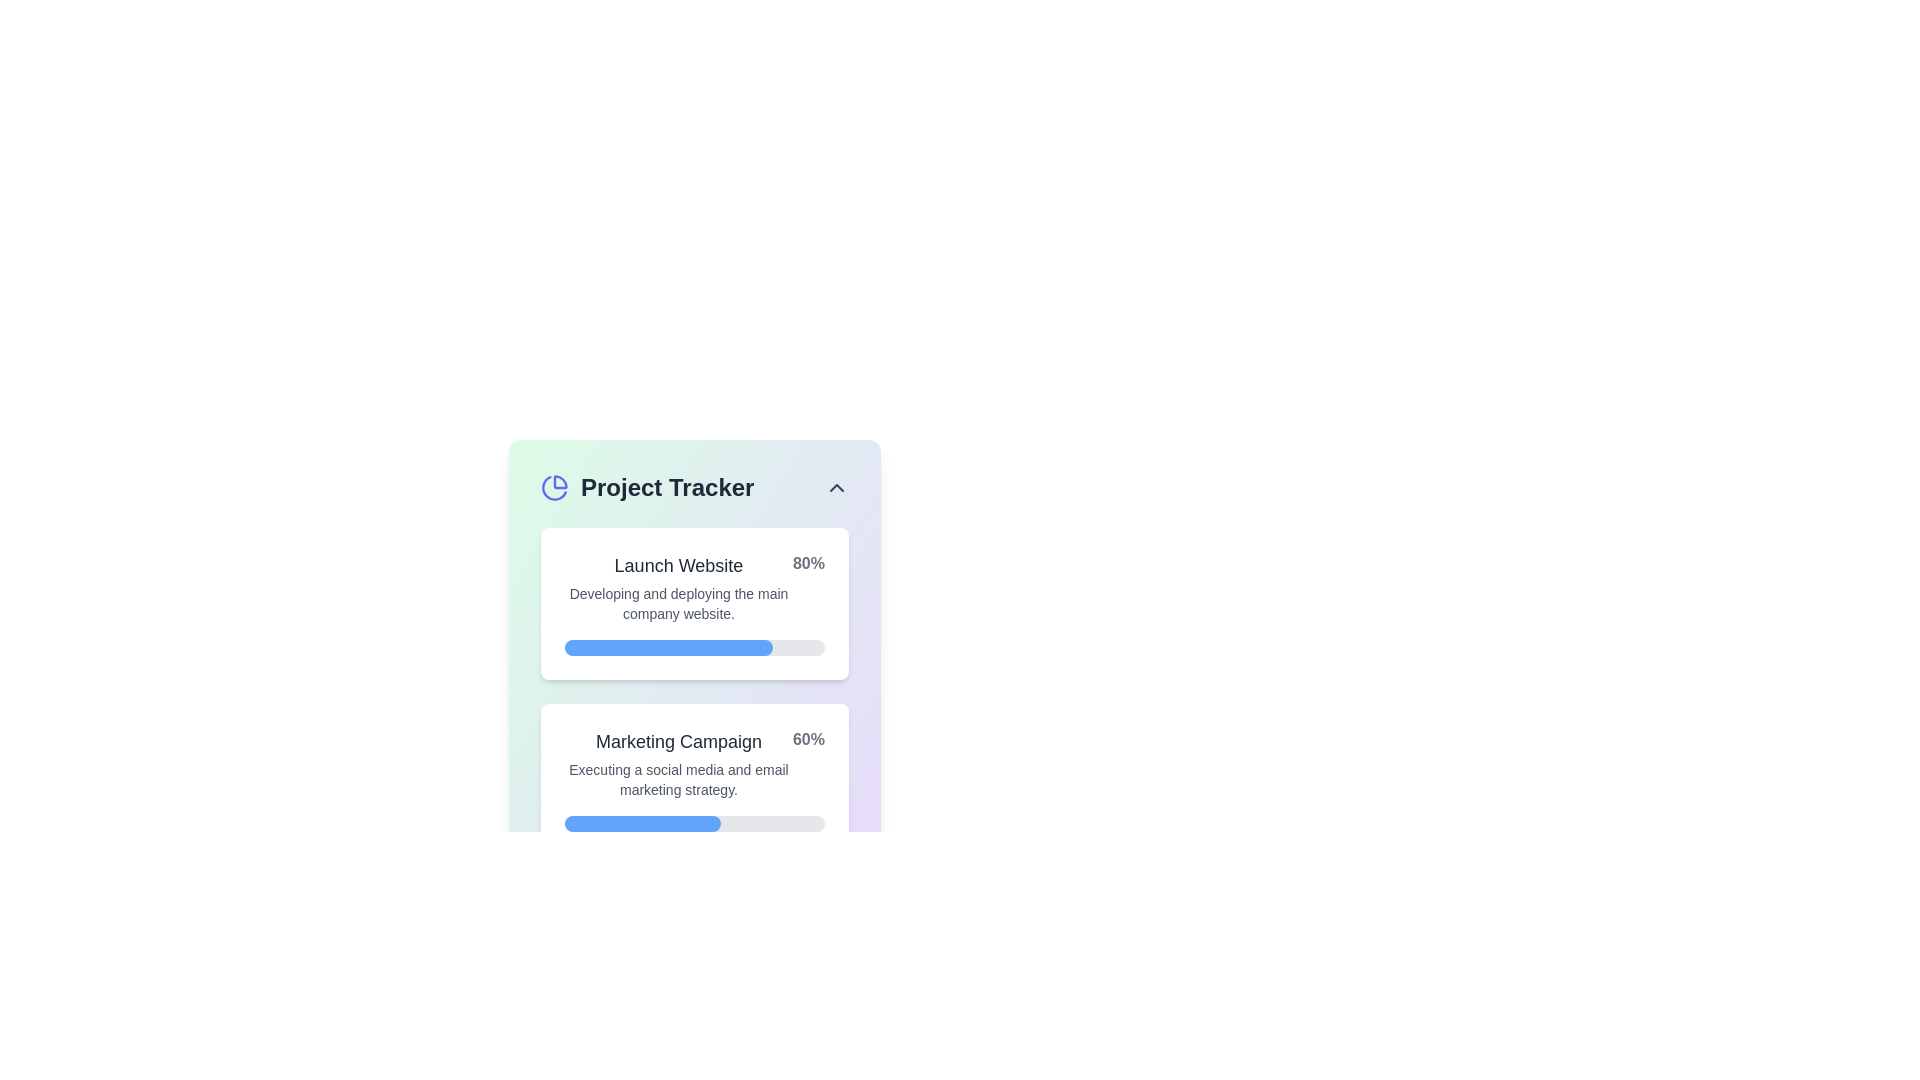 This screenshot has width=1920, height=1080. Describe the element at coordinates (678, 778) in the screenshot. I see `the static text label that provides additional details about the 'Marketing Campaign', located below the title and centered within the card` at that location.